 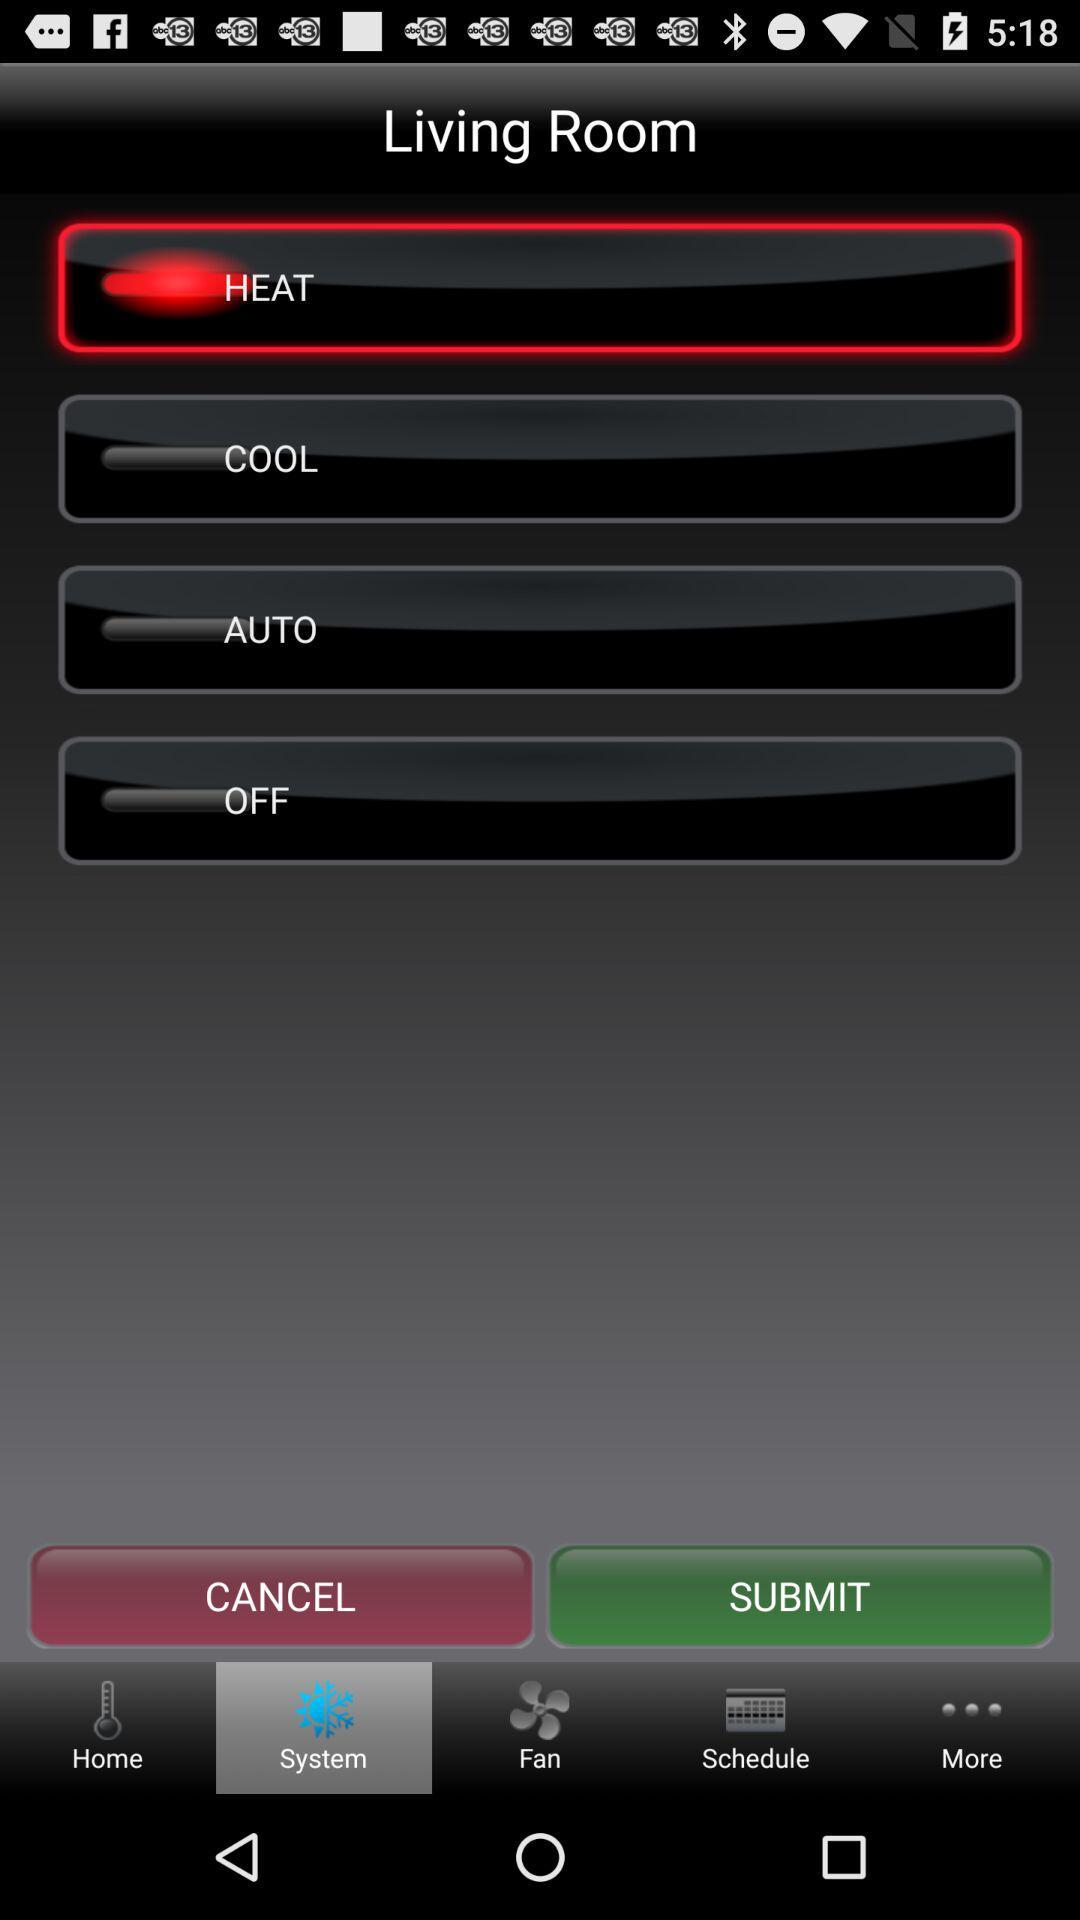 I want to click on heat item, so click(x=540, y=285).